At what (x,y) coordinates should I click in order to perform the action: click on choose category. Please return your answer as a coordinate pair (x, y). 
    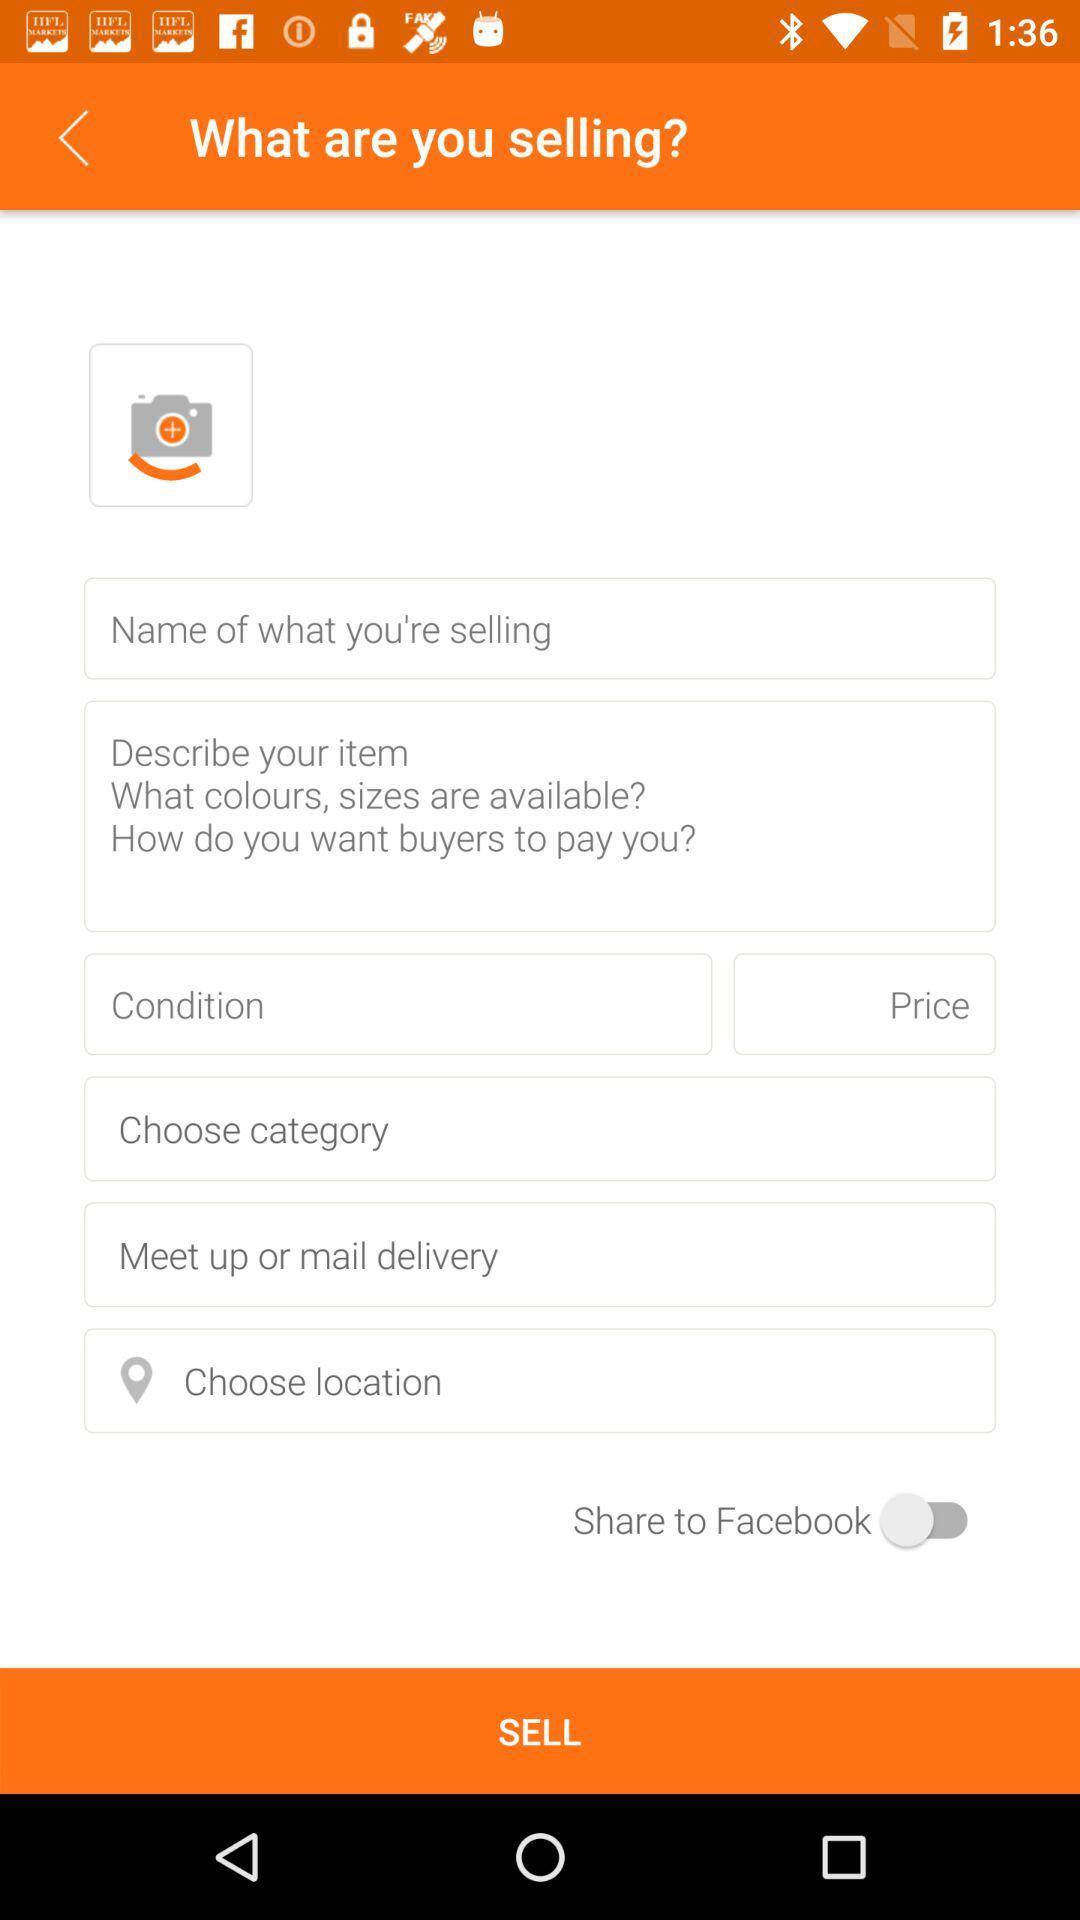
    Looking at the image, I should click on (540, 1128).